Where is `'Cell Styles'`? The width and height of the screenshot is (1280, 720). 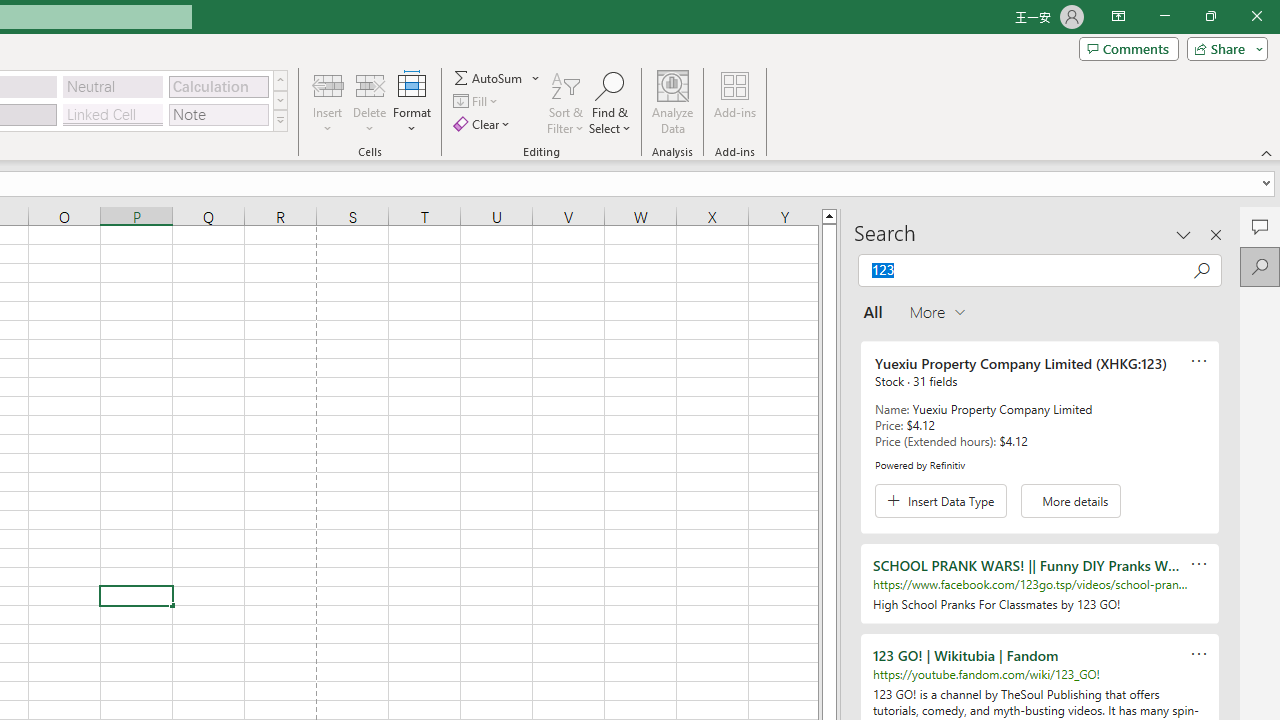 'Cell Styles' is located at coordinates (279, 120).